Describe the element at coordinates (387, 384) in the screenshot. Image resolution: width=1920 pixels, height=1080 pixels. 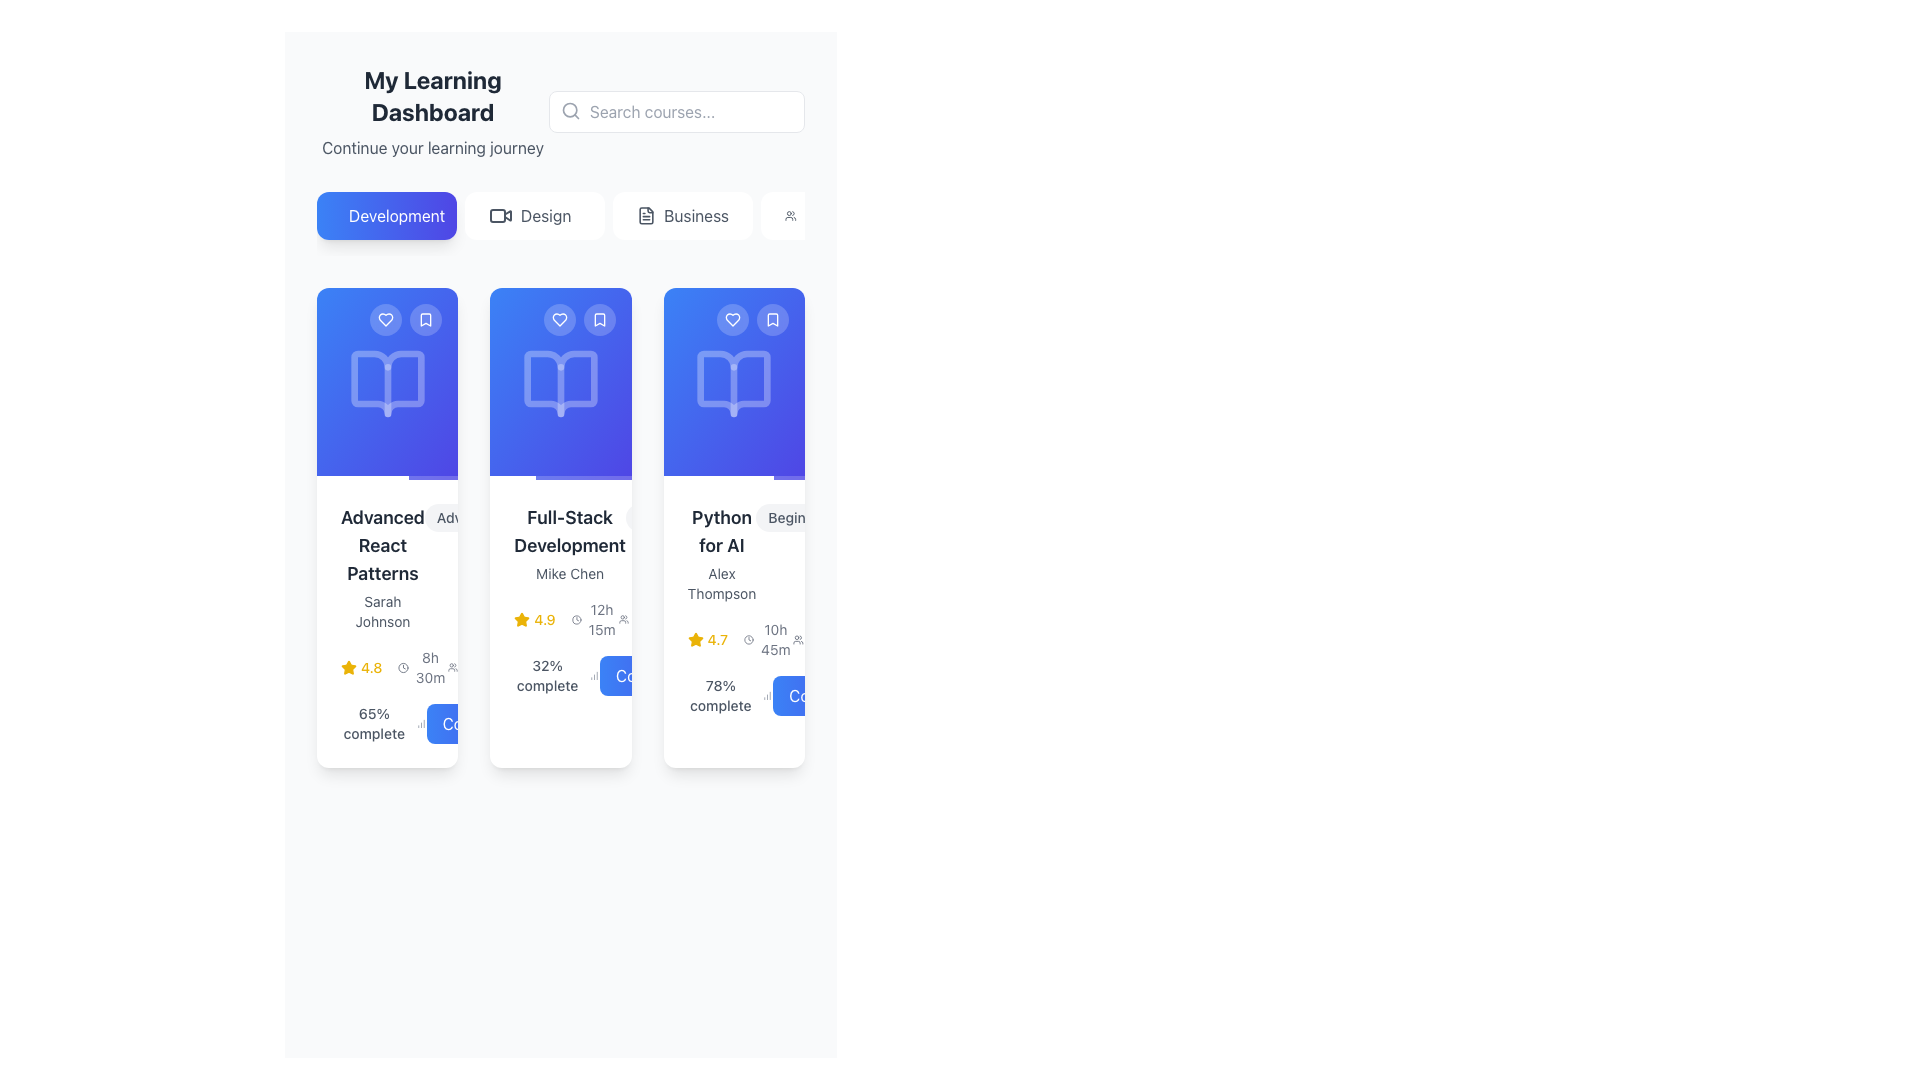
I see `the decorative area with icon representing the course 'Advanced React Patterns' located at the top section of the card layout under the 'Development' tab` at that location.